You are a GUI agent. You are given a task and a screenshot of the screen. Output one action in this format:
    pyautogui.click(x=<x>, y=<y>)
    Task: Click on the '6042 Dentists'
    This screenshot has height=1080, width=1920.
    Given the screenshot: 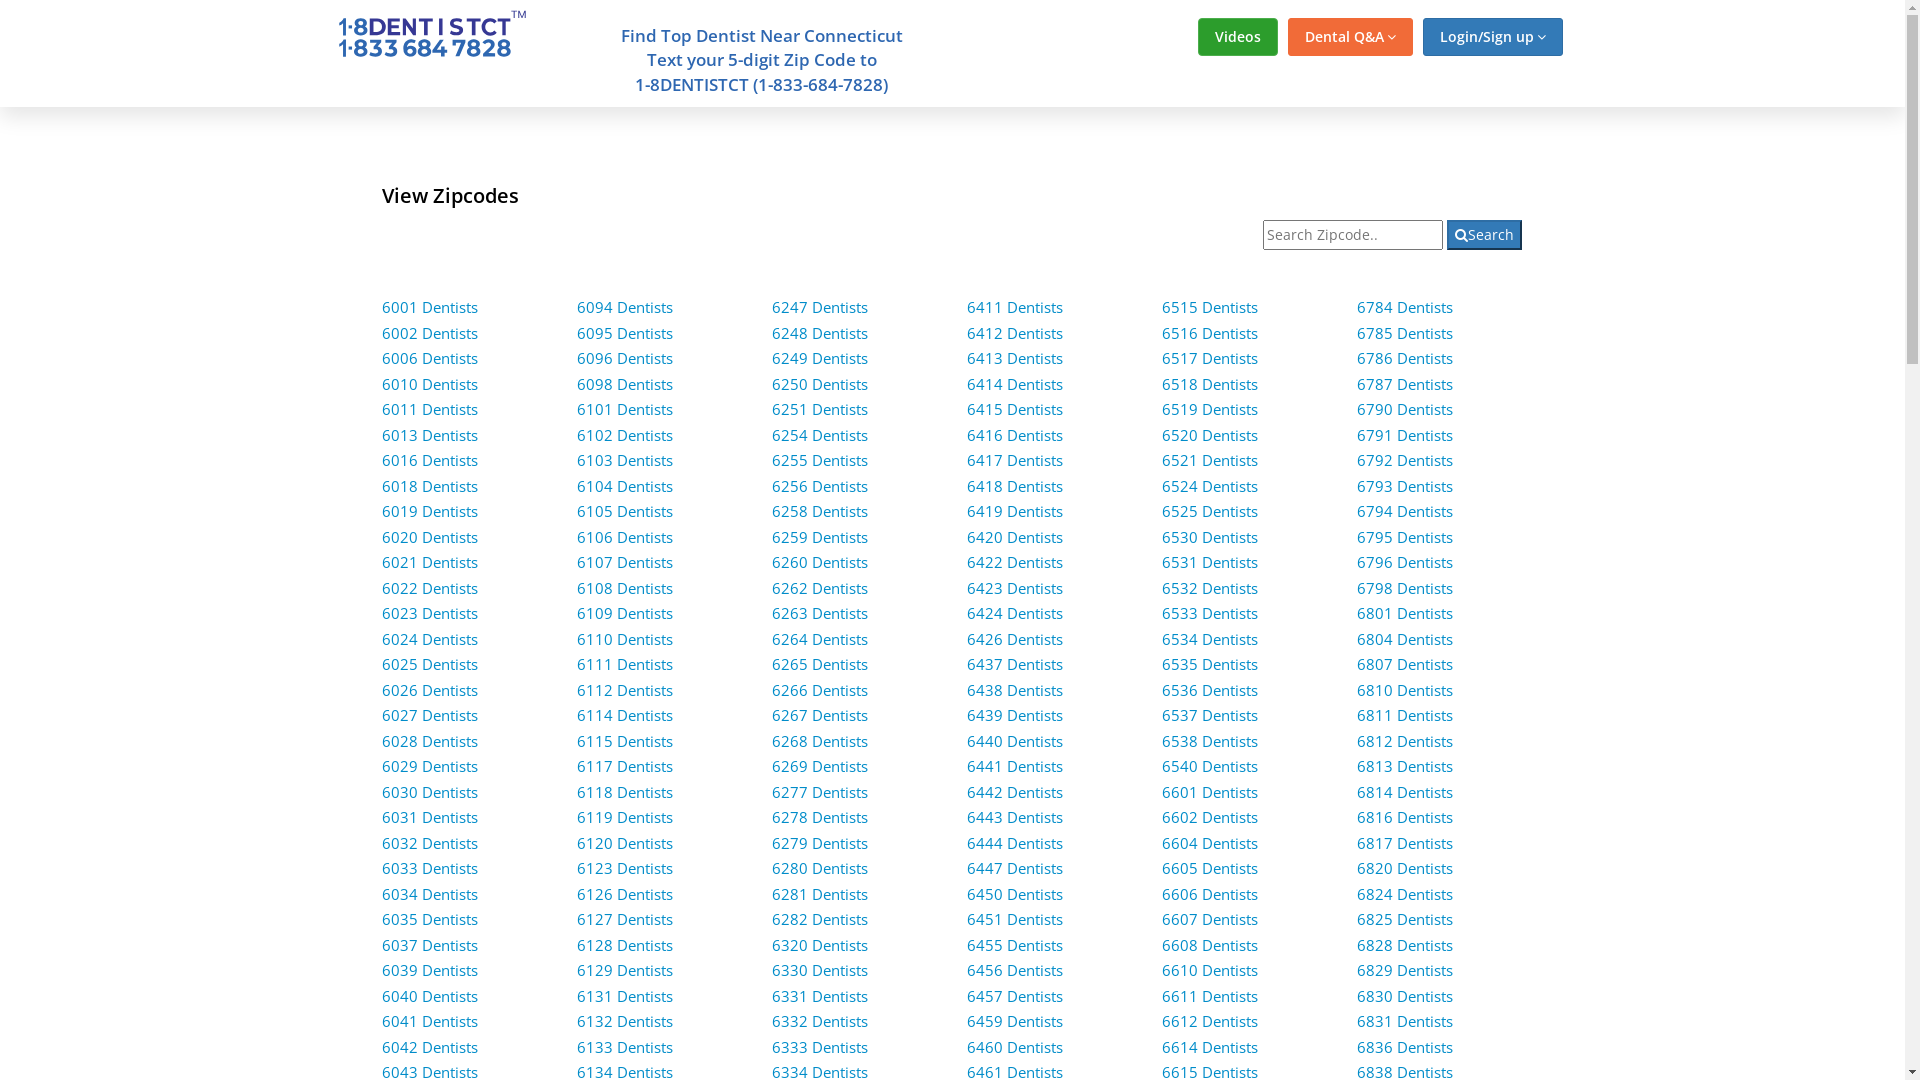 What is the action you would take?
    pyautogui.click(x=429, y=1045)
    